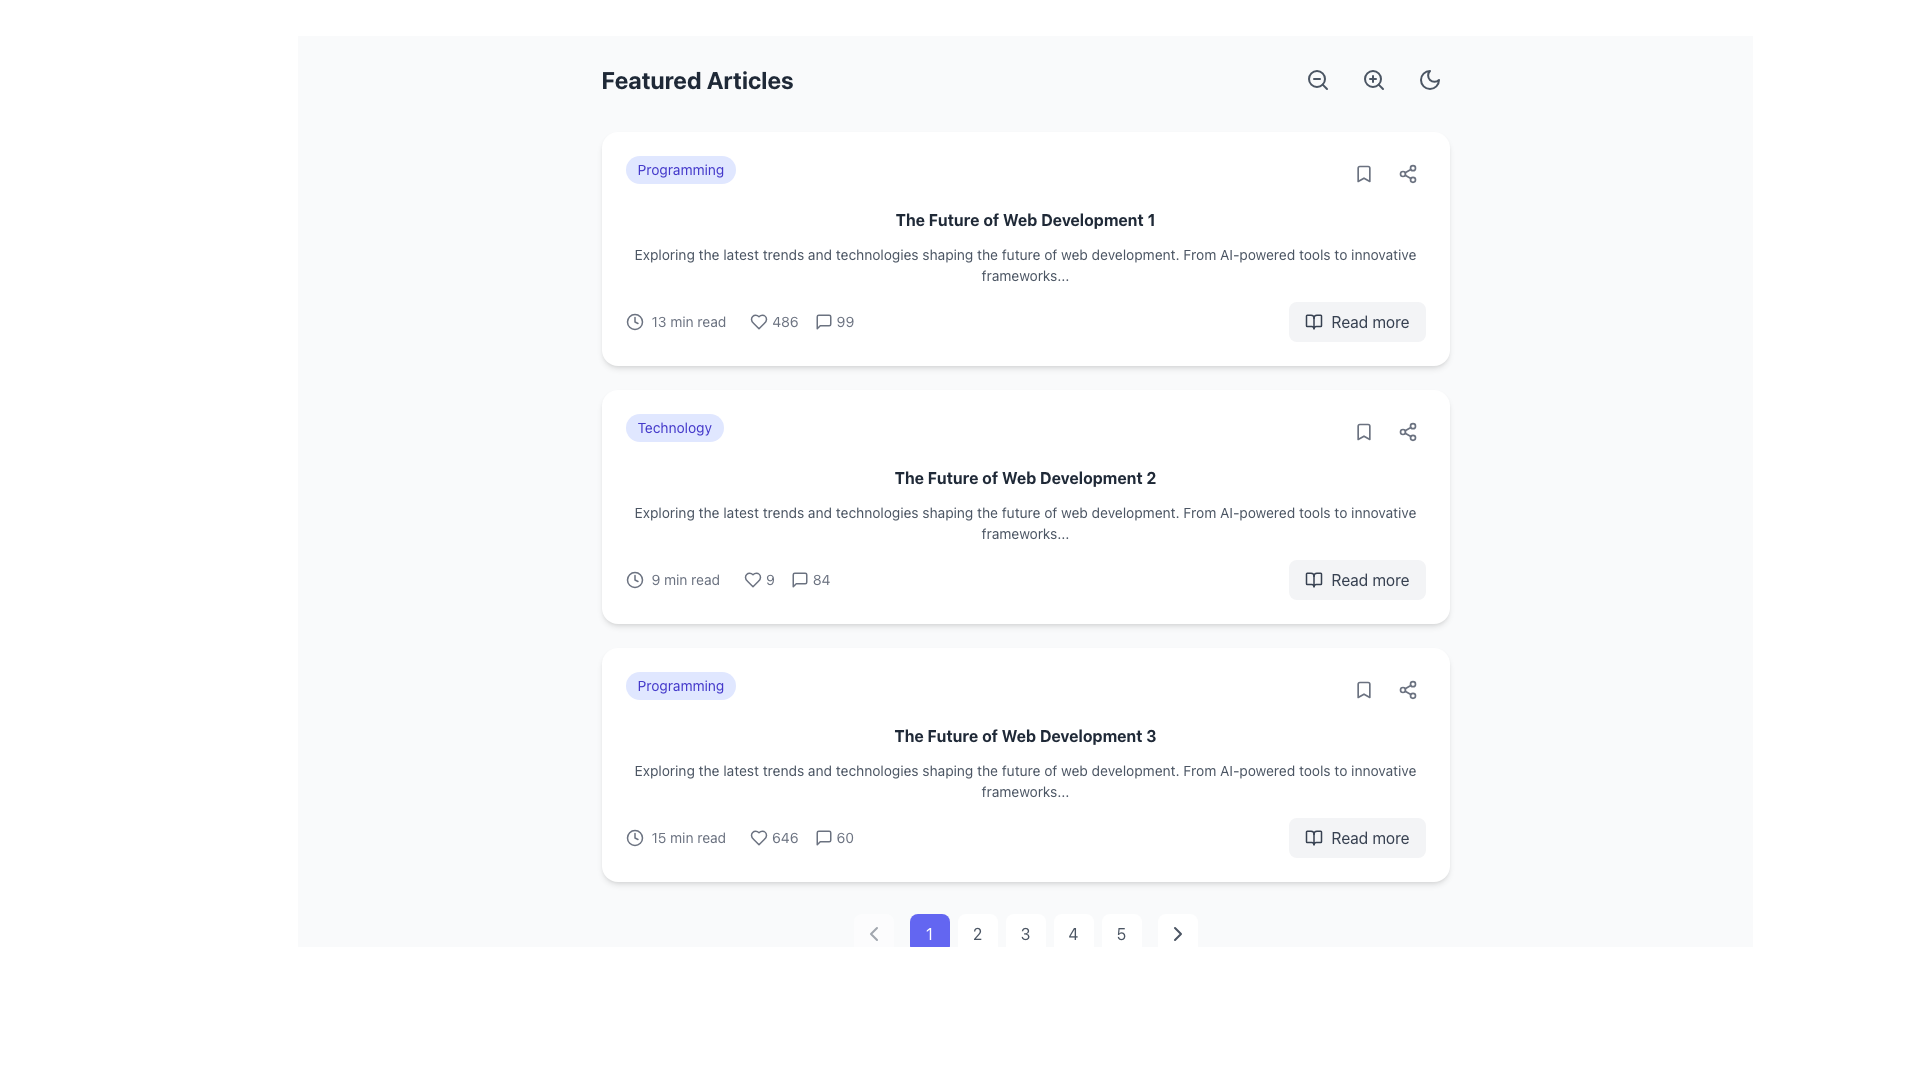 The height and width of the screenshot is (1080, 1920). Describe the element at coordinates (1025, 264) in the screenshot. I see `text content of the Text Block located under the bold title 'The Future of Web Development 1' in the first card of featured articles` at that location.